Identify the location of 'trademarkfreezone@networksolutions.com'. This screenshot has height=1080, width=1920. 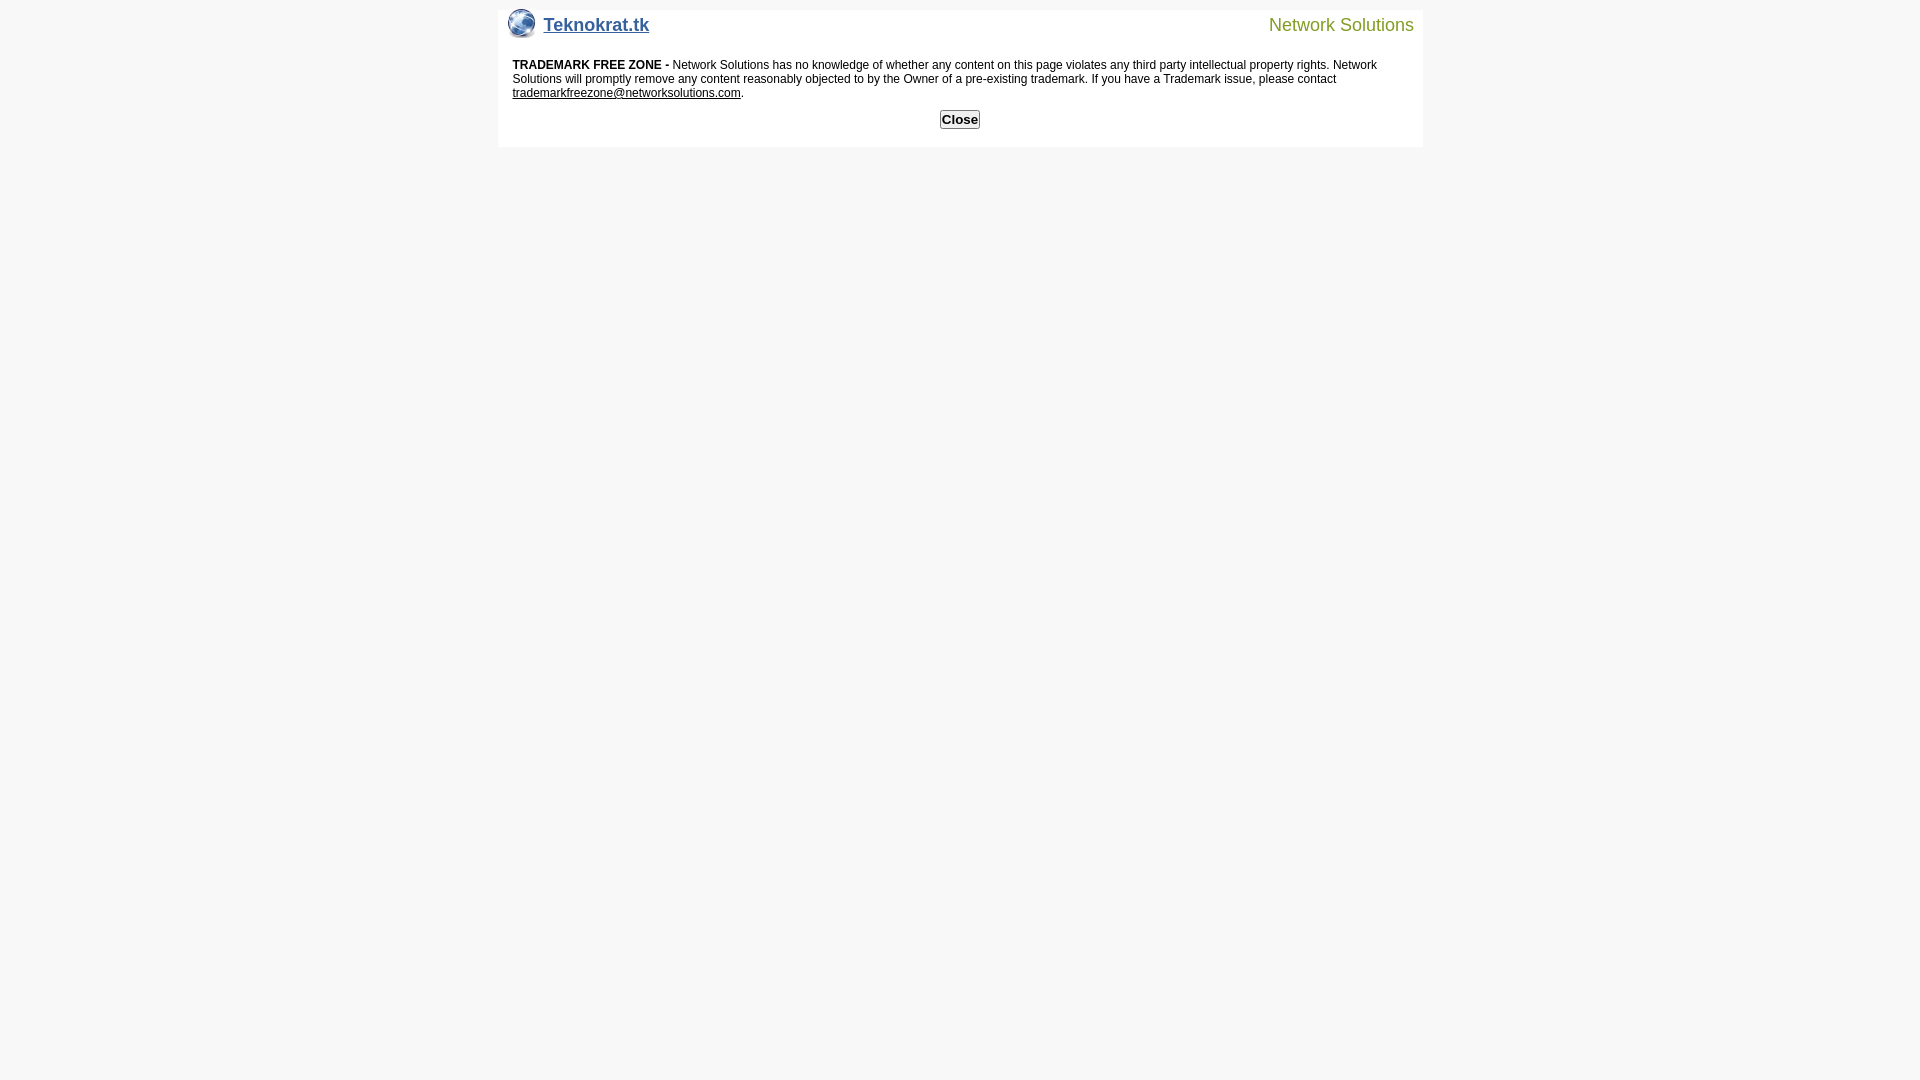
(624, 92).